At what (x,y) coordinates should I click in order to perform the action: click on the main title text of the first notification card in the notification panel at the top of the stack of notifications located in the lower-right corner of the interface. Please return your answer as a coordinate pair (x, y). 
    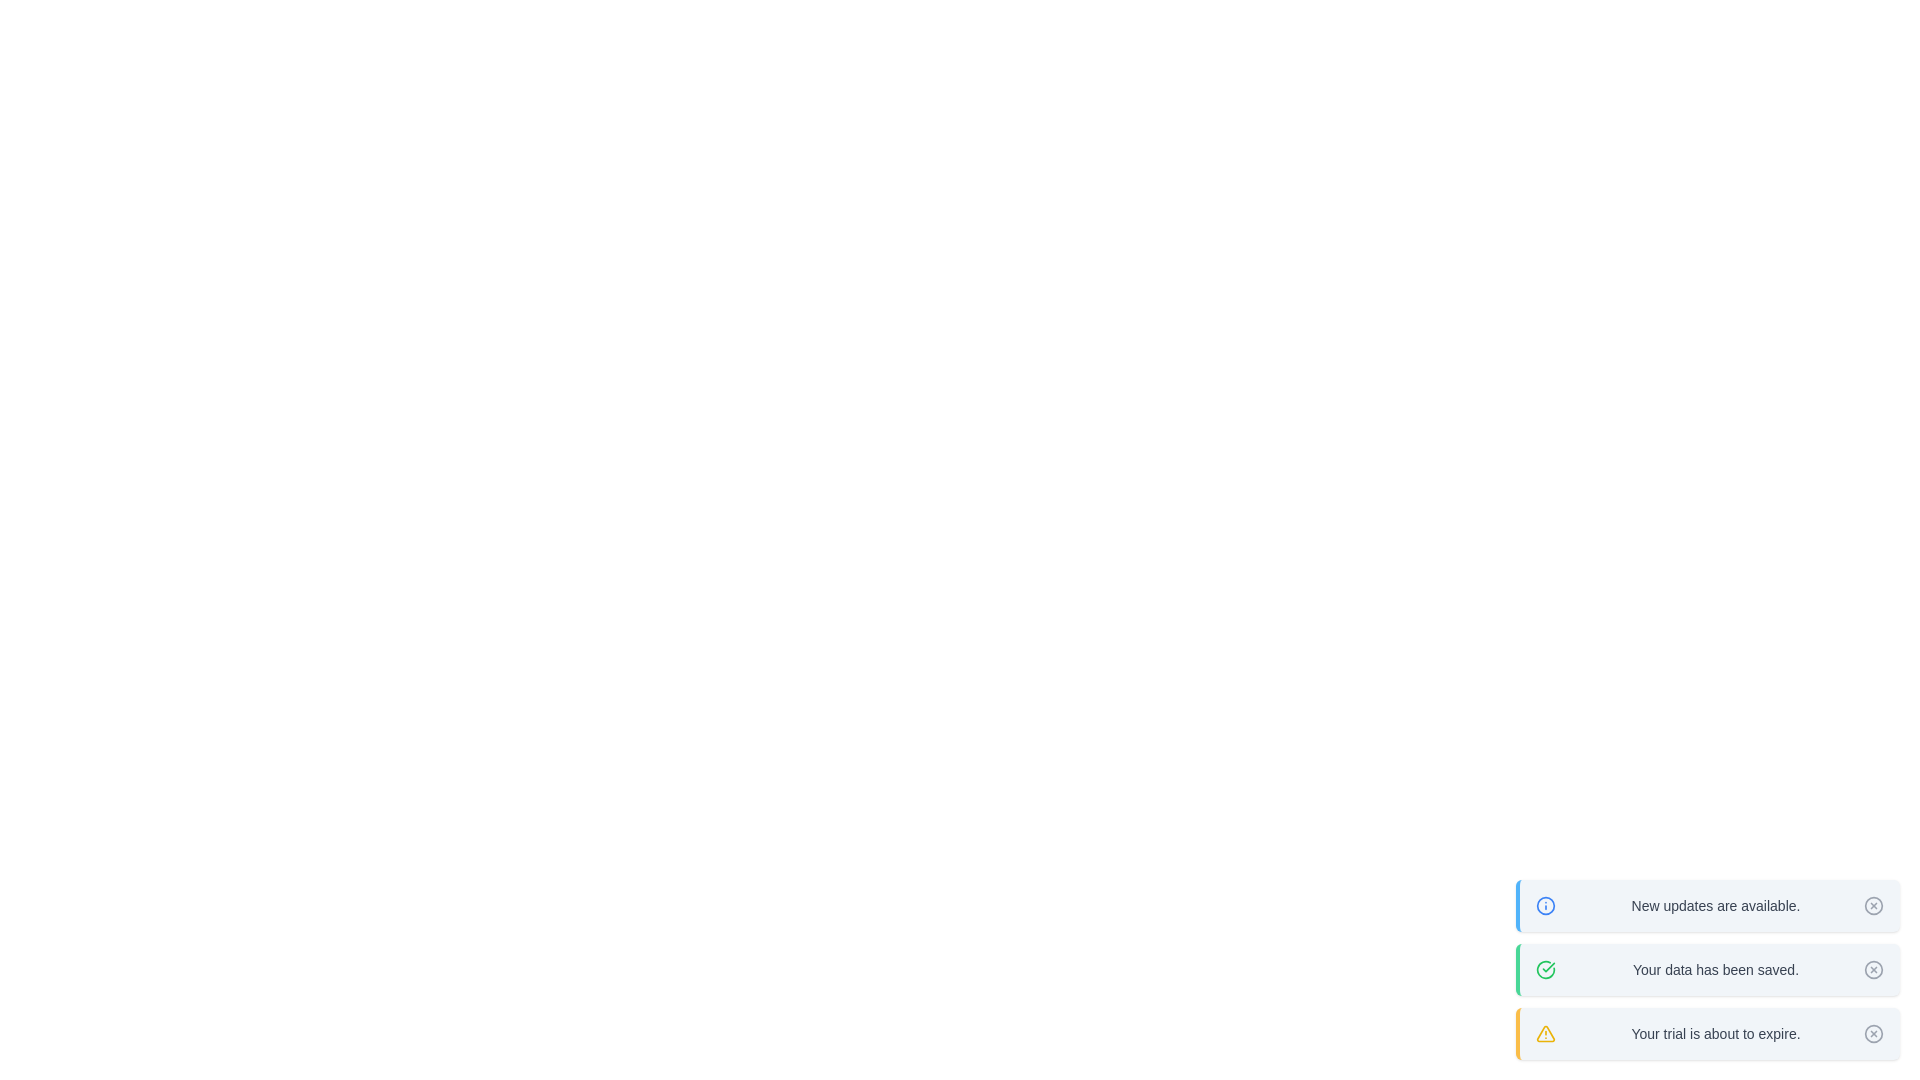
    Looking at the image, I should click on (1715, 906).